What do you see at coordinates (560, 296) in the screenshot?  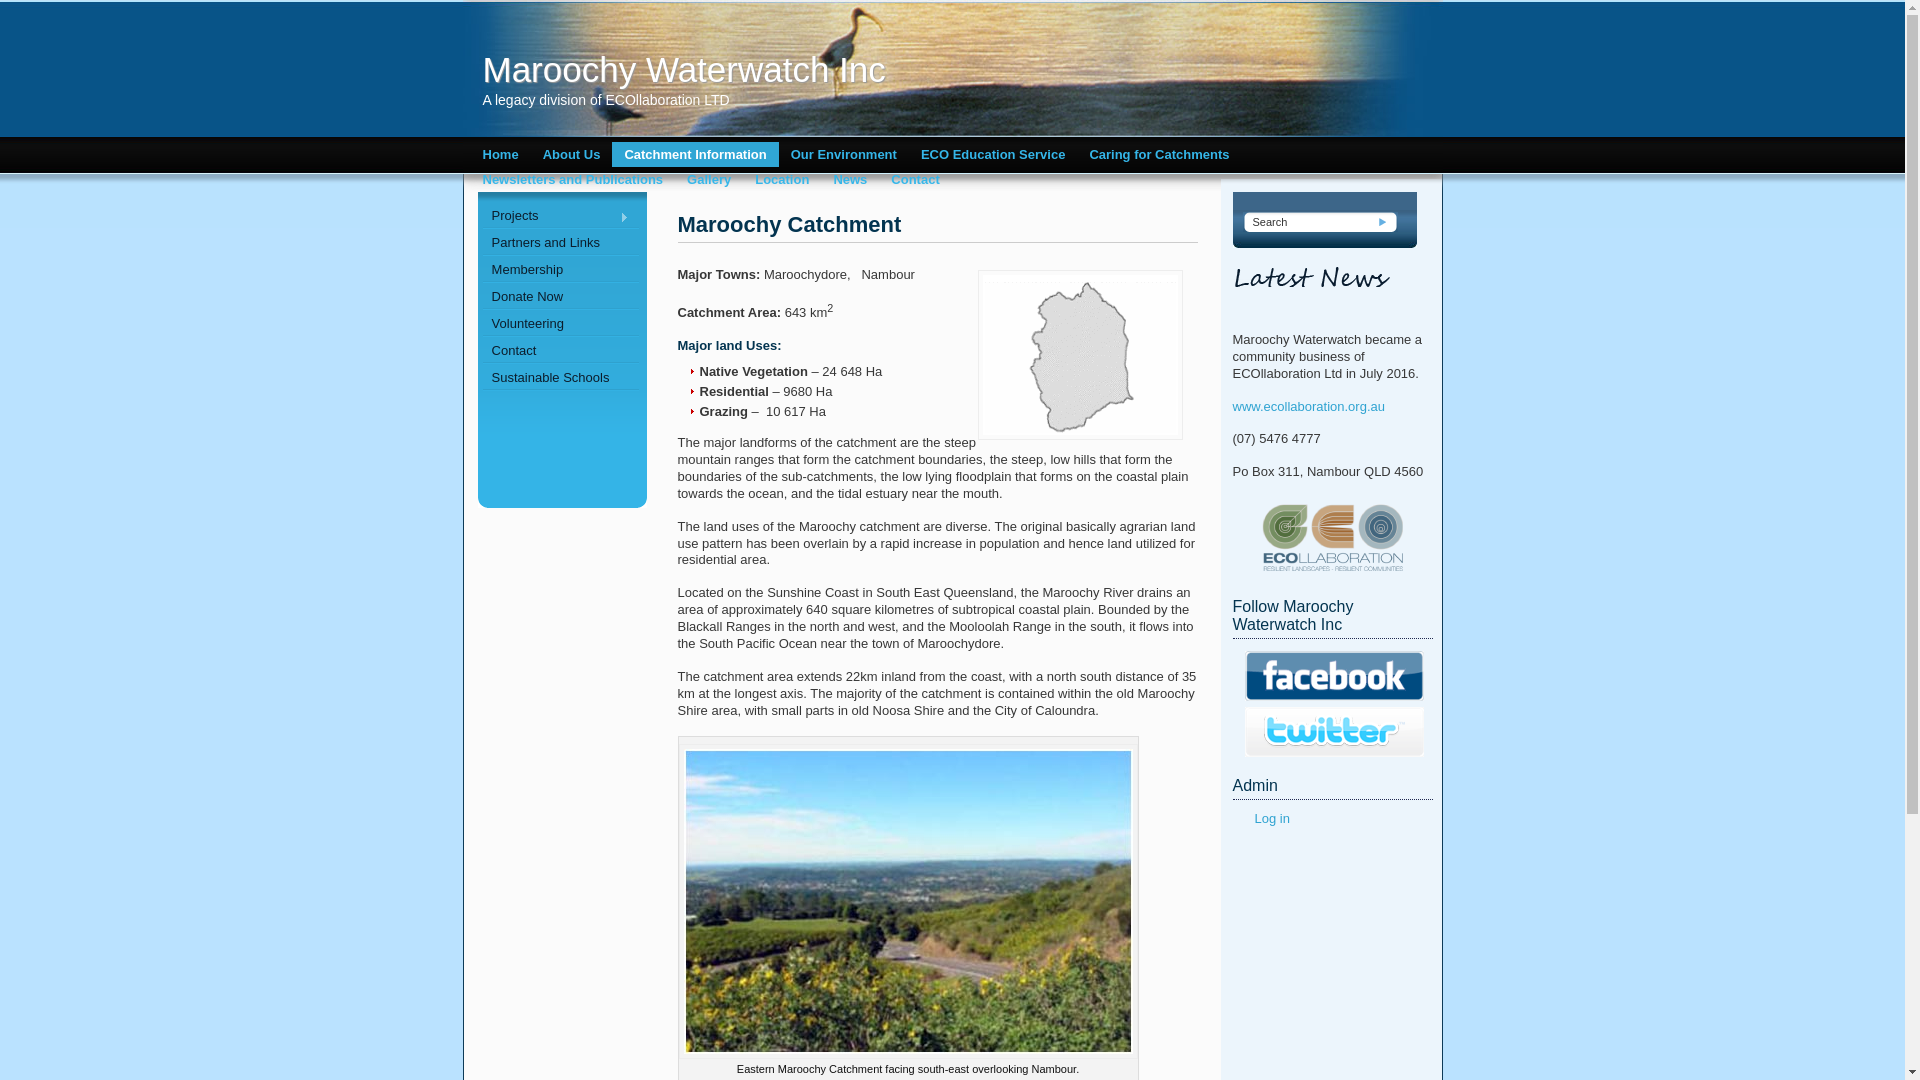 I see `'Donate Now'` at bounding box center [560, 296].